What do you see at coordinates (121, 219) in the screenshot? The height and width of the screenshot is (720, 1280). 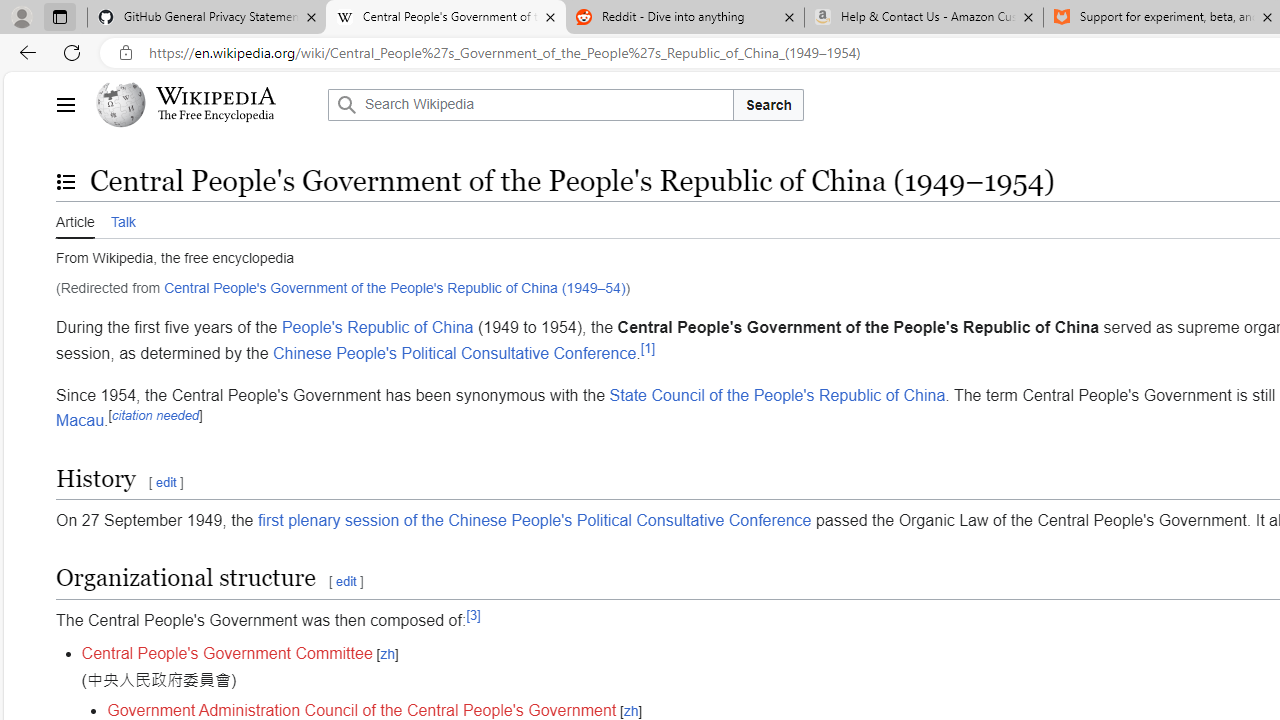 I see `'Talk'` at bounding box center [121, 219].